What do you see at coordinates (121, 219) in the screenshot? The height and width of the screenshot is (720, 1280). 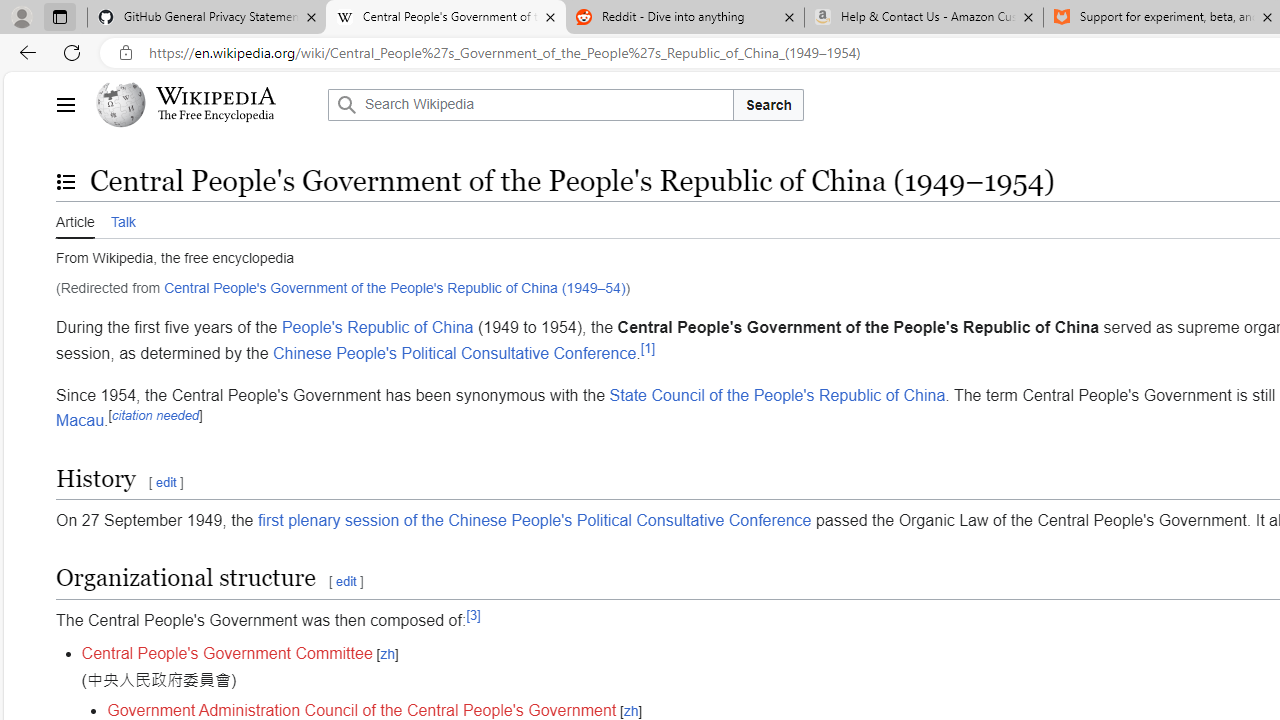 I see `'Talk'` at bounding box center [121, 219].